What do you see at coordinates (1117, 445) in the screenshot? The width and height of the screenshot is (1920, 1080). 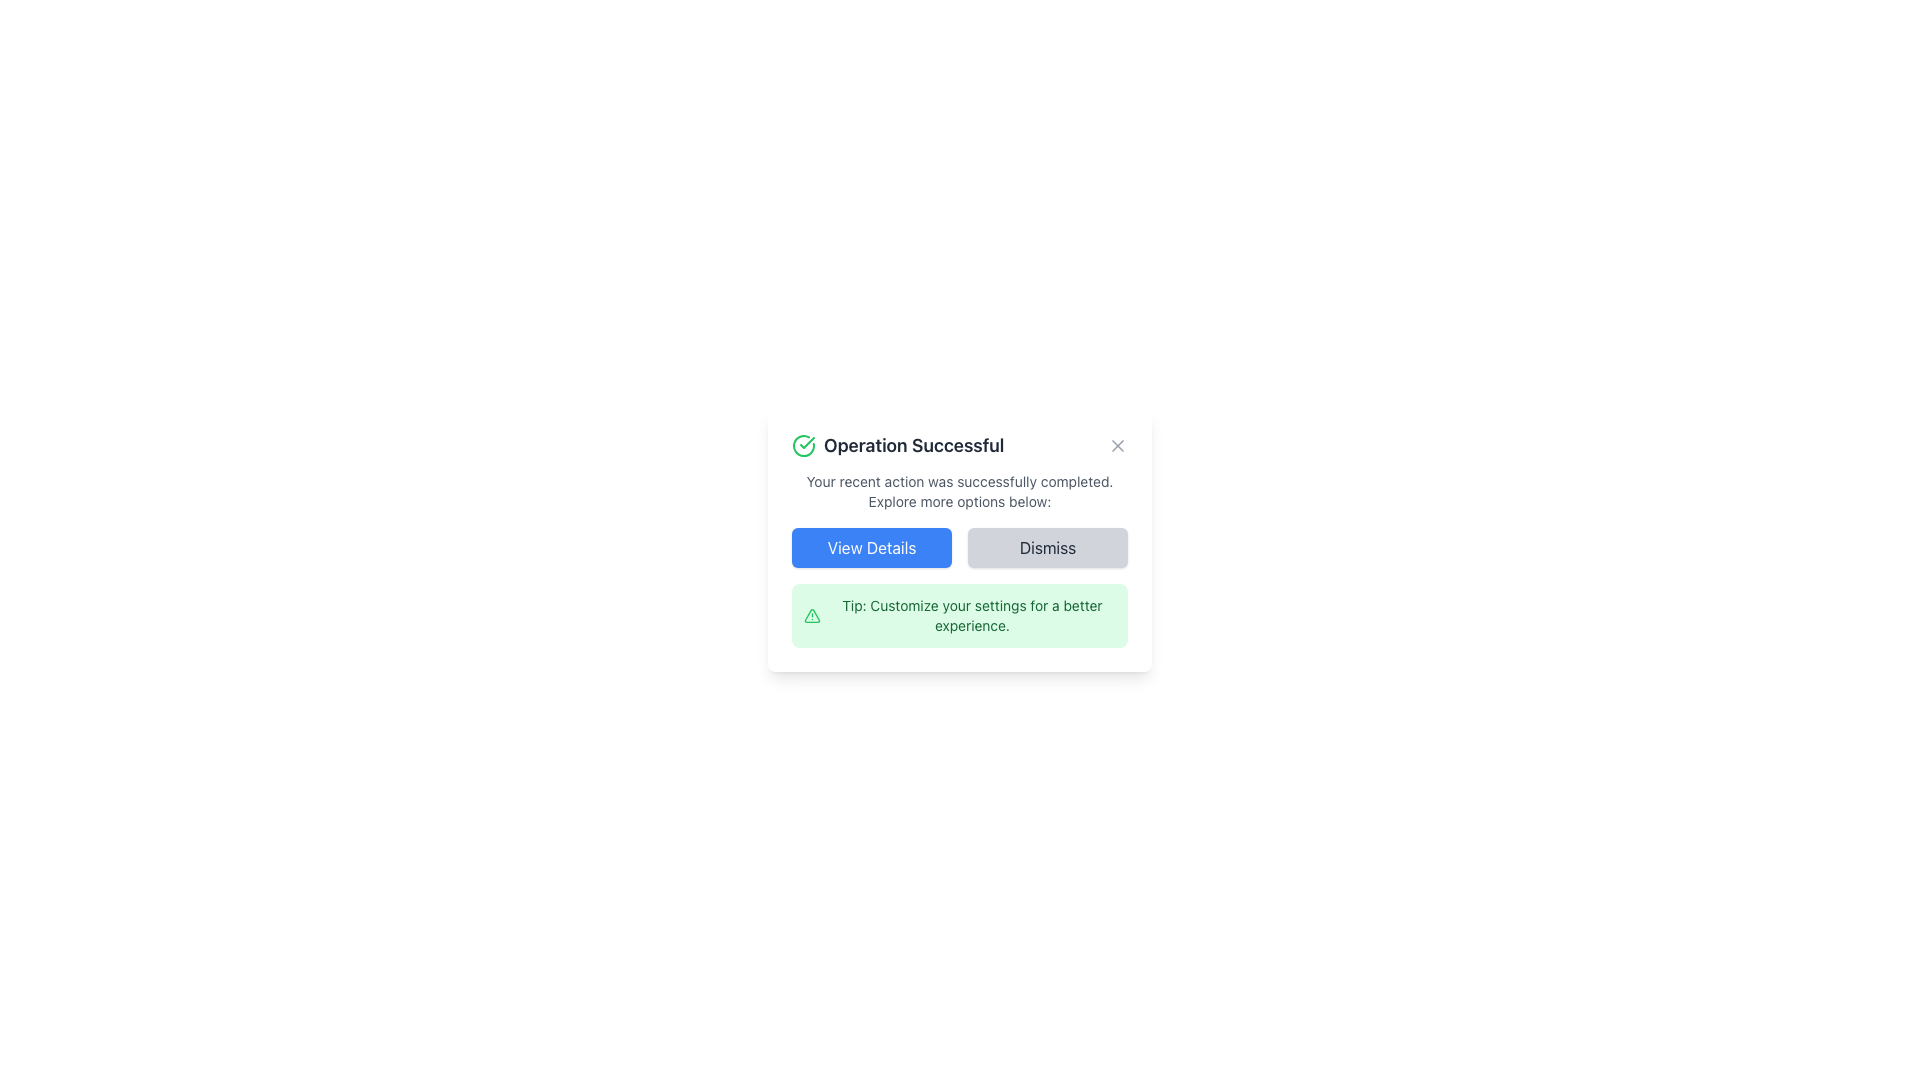 I see `the close button located at the top-right corner of the notification card with the message 'Operation Successful'` at bounding box center [1117, 445].